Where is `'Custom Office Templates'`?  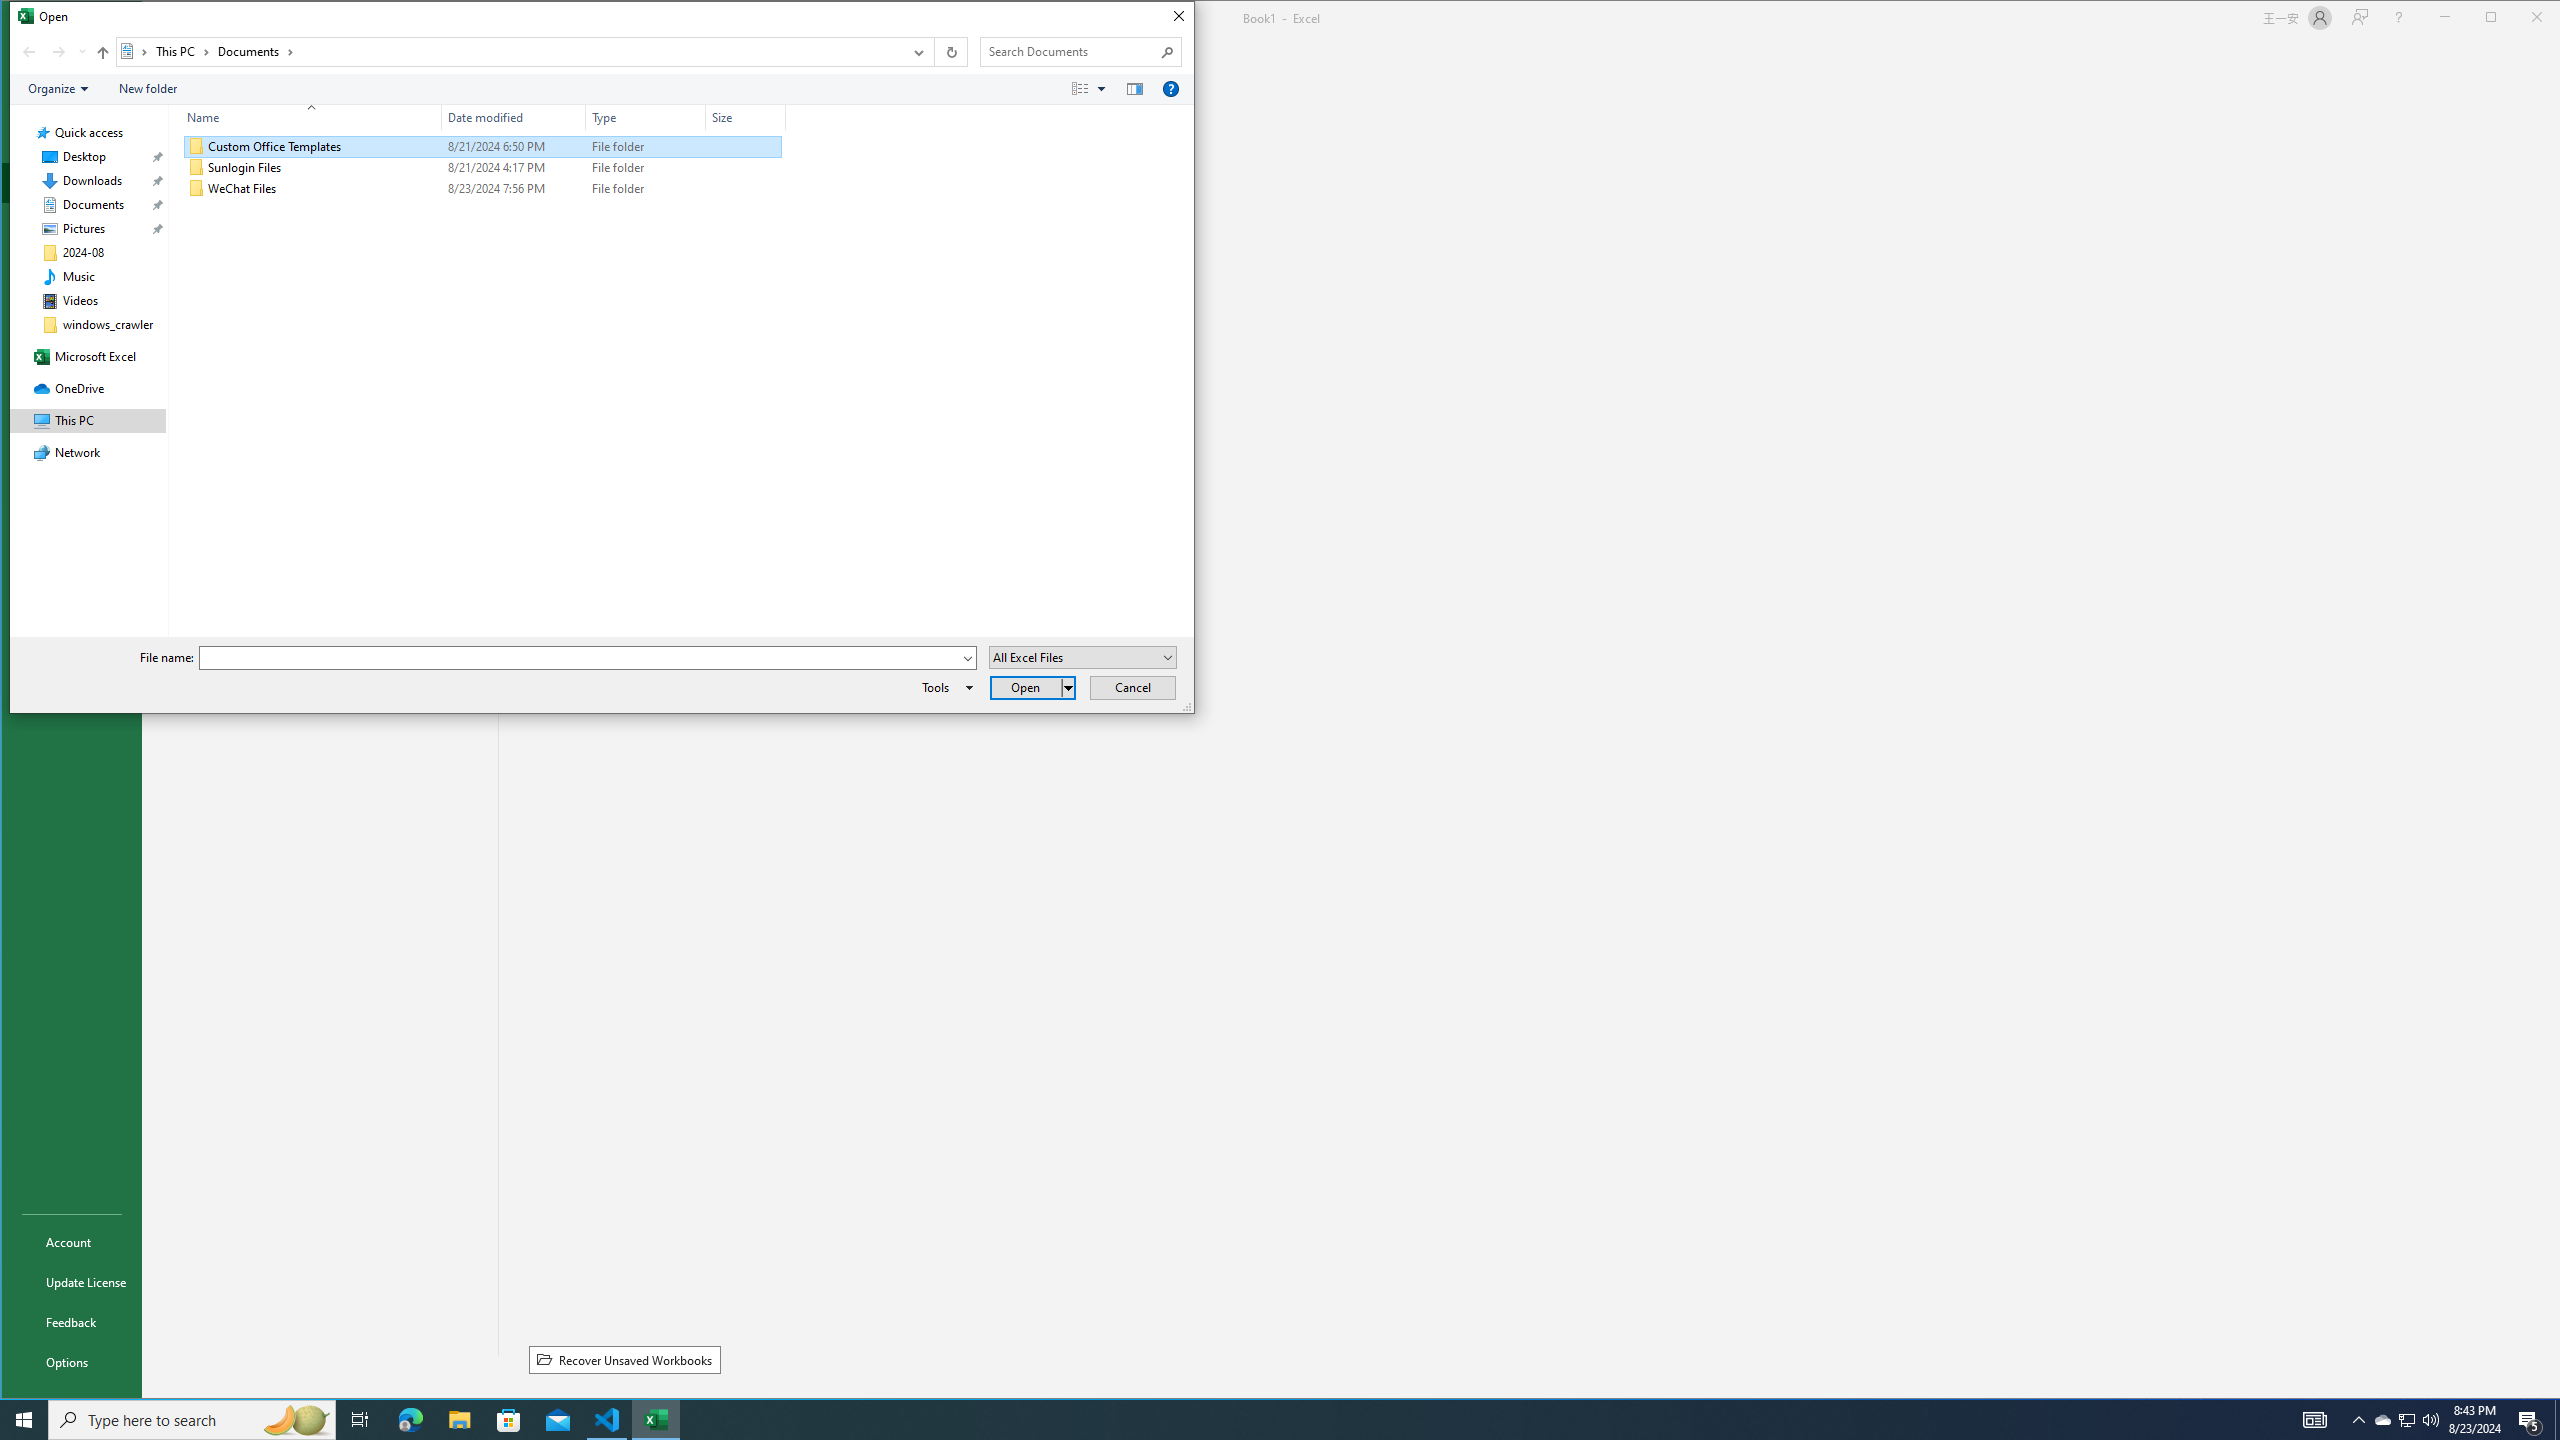
'Custom Office Templates' is located at coordinates (481, 145).